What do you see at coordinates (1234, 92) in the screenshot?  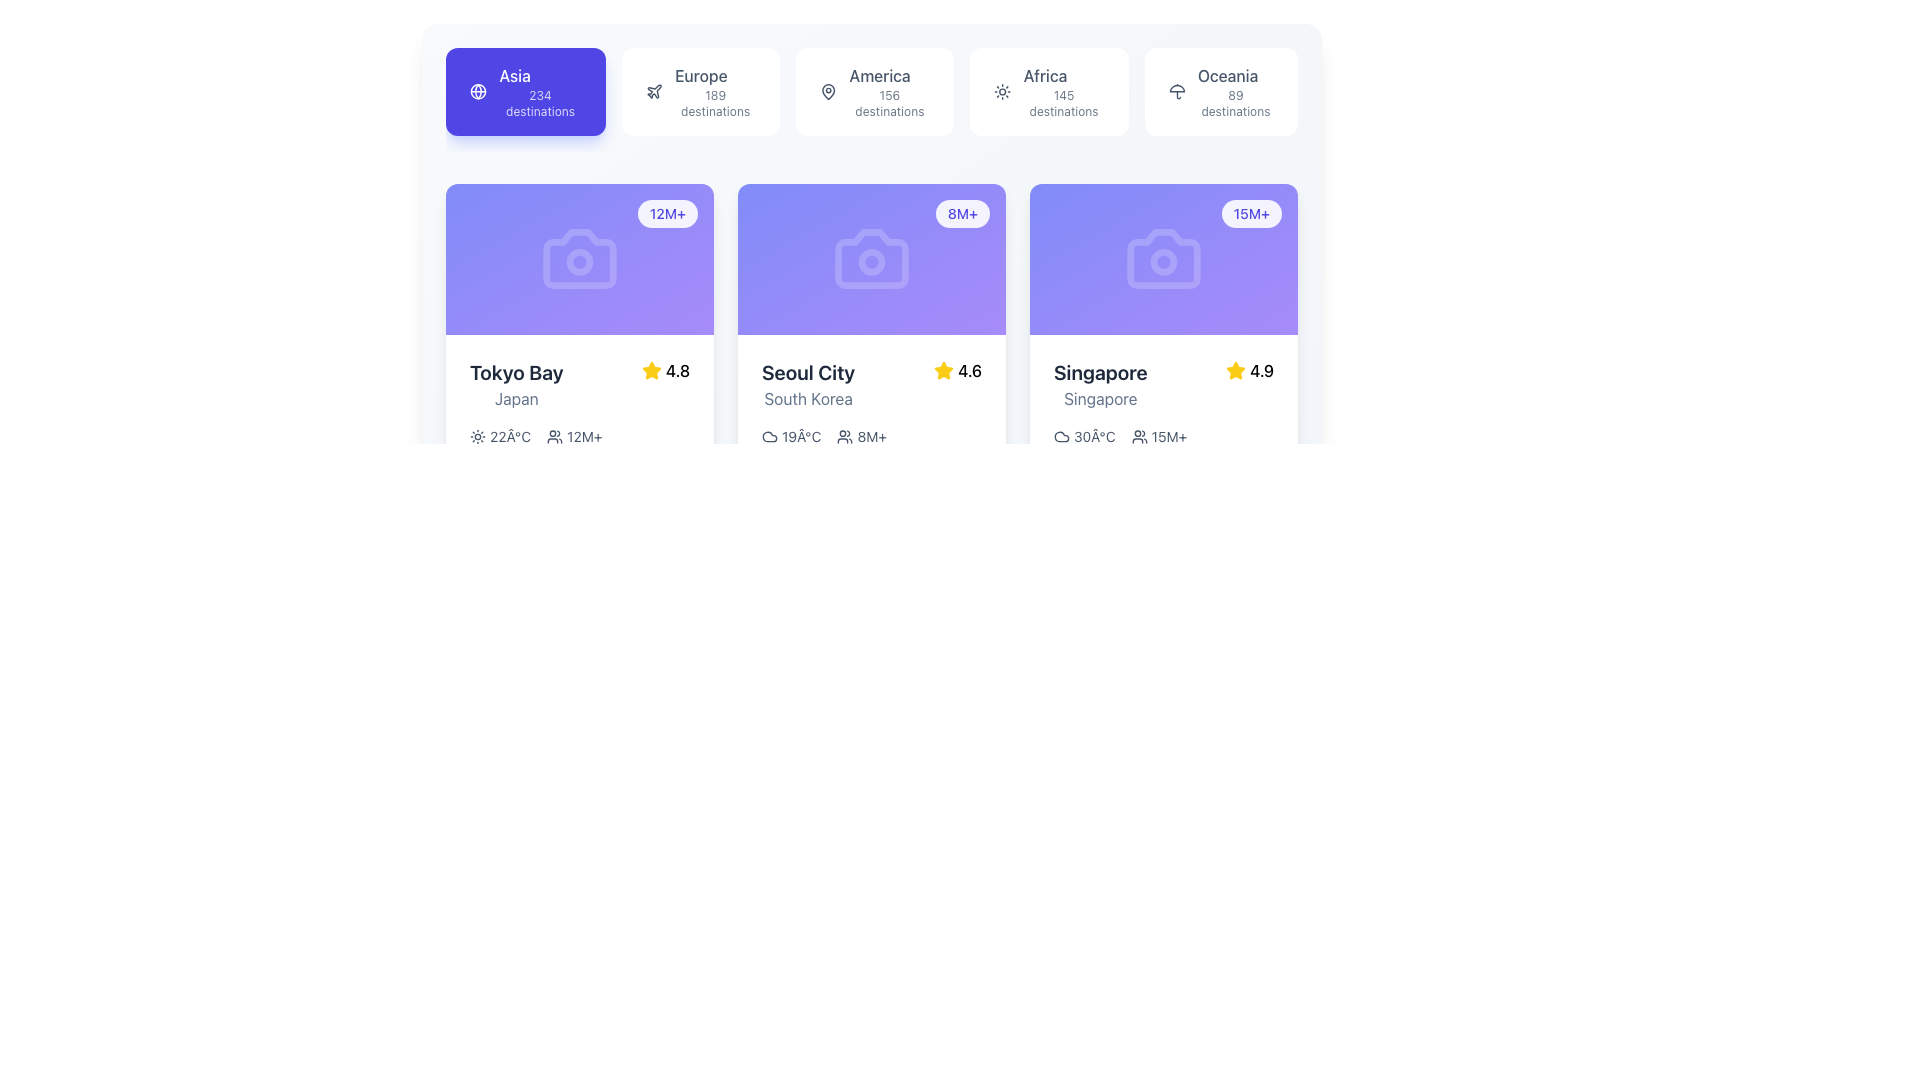 I see `the label that provides information about the geographic region Oceania, which is located within the fifth card from the left and displays the number of destinations available (89)` at bounding box center [1234, 92].